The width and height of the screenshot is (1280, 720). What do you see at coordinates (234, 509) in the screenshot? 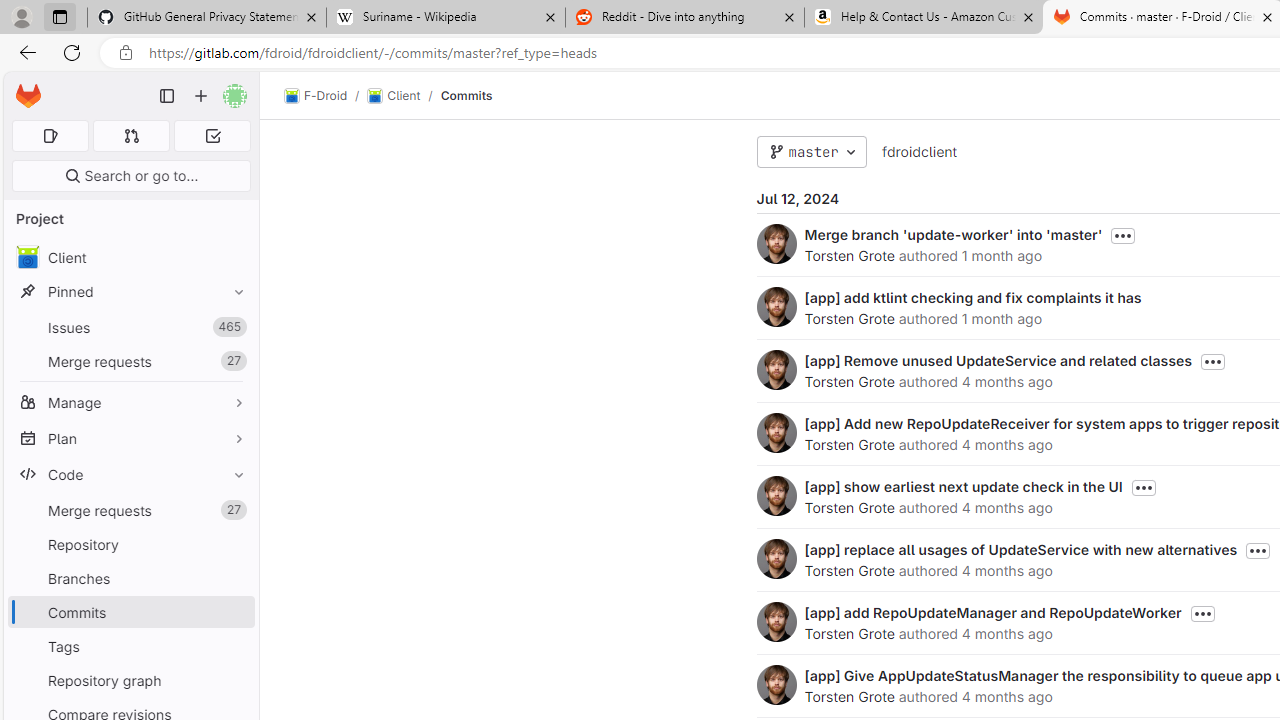
I see `'Unpin Merge requests'` at bounding box center [234, 509].